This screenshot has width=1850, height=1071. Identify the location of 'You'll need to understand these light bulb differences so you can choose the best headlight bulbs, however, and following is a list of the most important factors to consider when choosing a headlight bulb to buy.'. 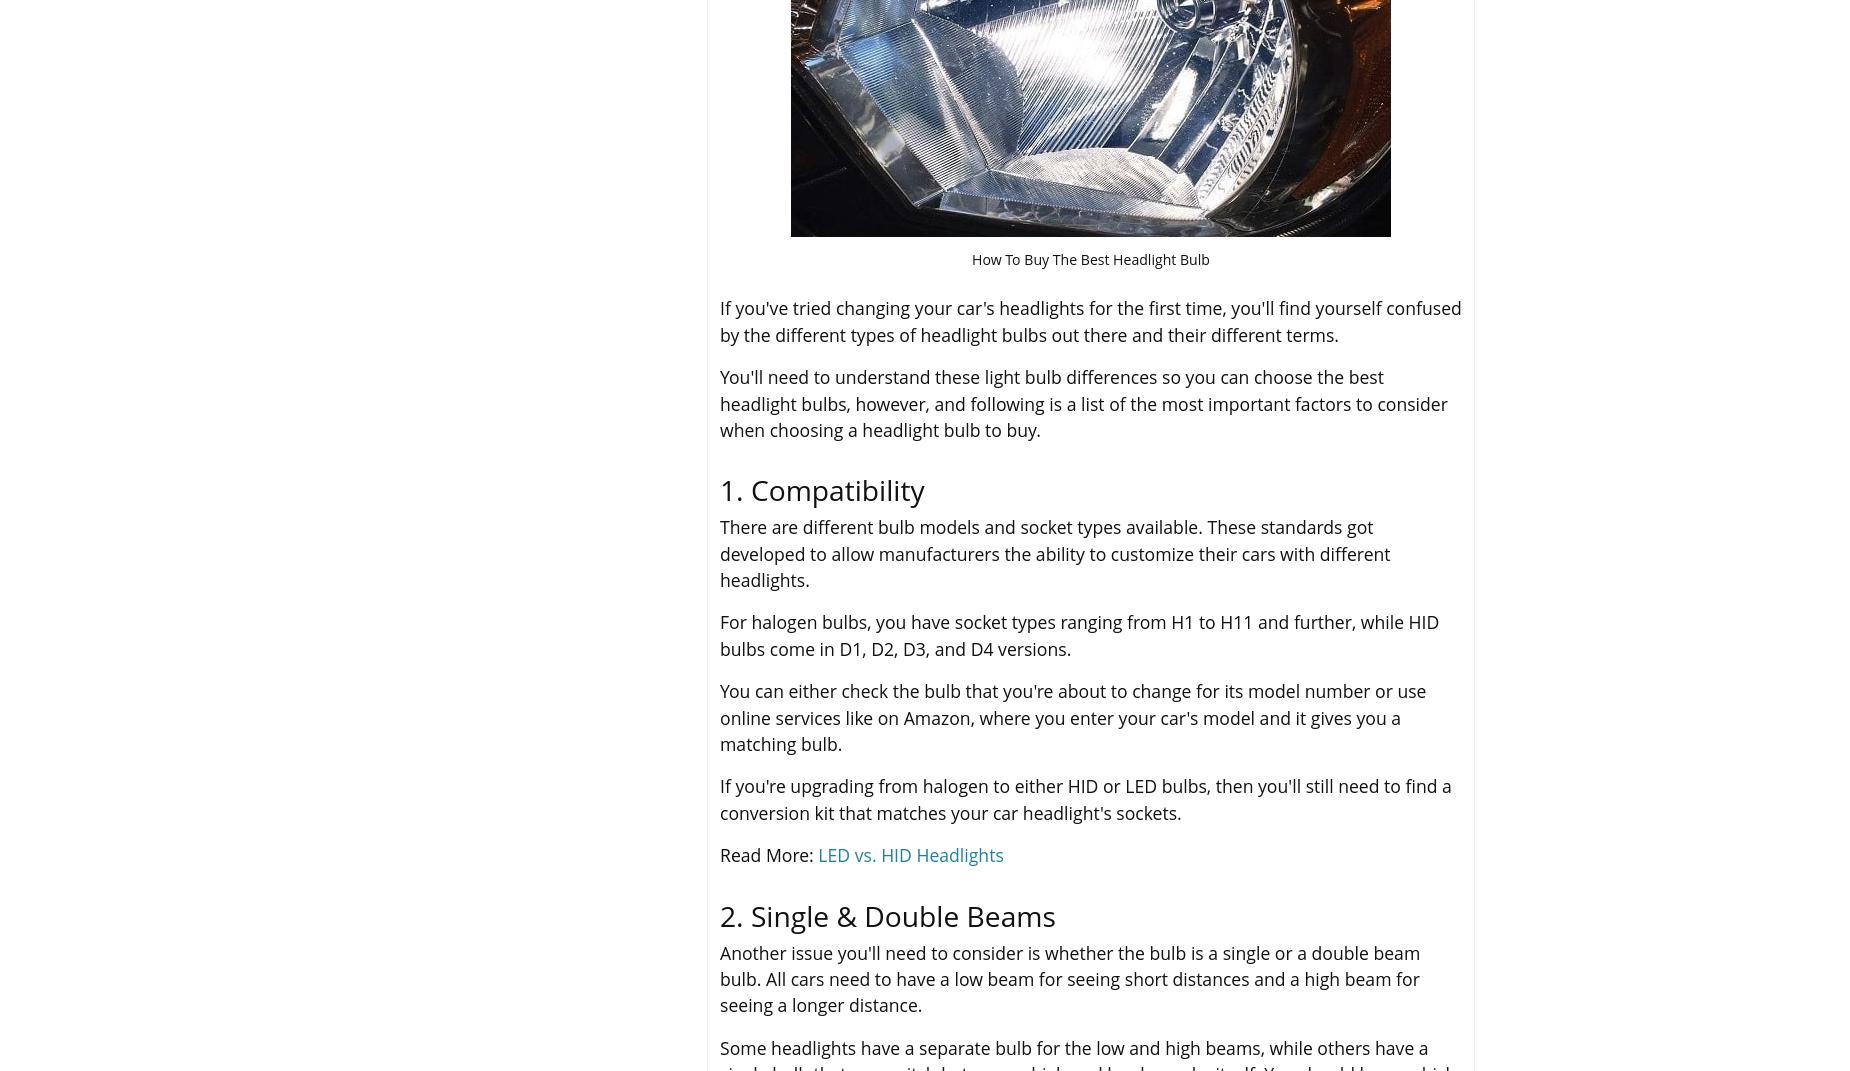
(1082, 403).